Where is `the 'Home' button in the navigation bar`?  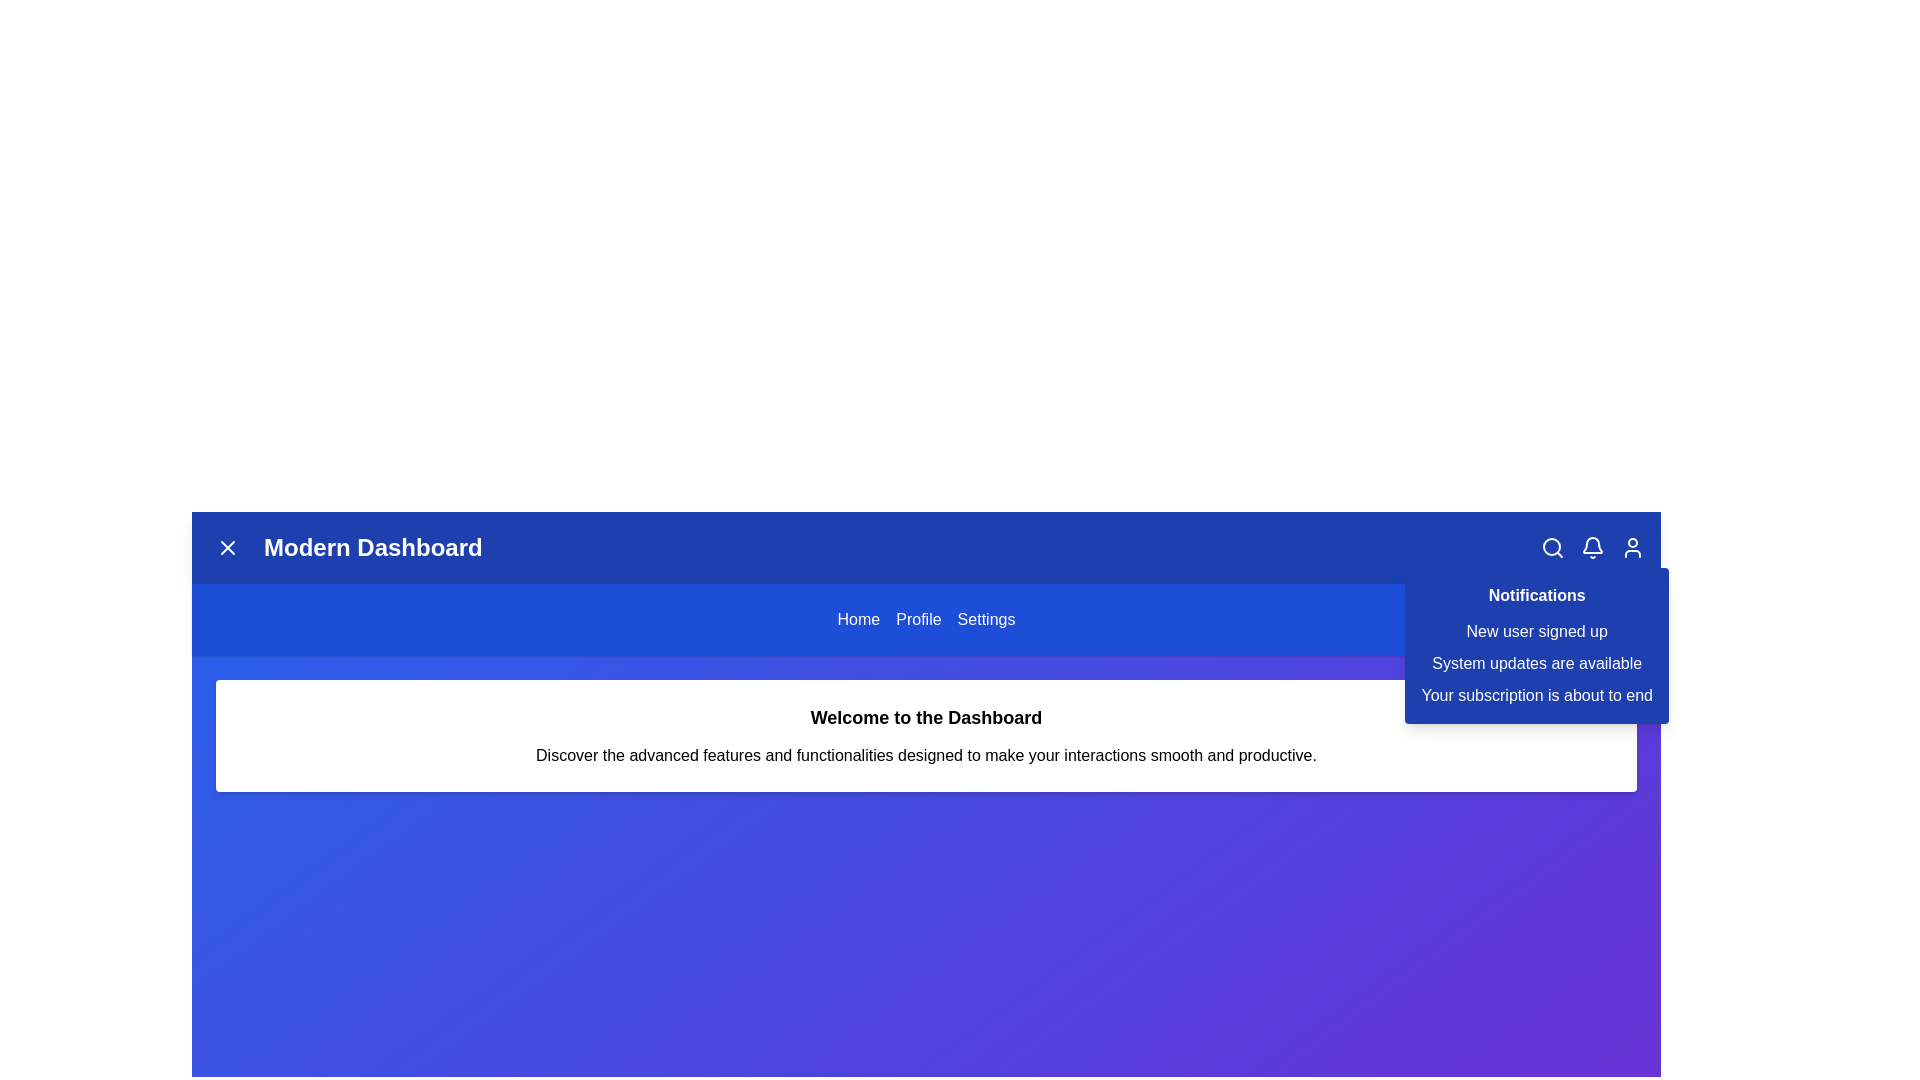
the 'Home' button in the navigation bar is located at coordinates (858, 619).